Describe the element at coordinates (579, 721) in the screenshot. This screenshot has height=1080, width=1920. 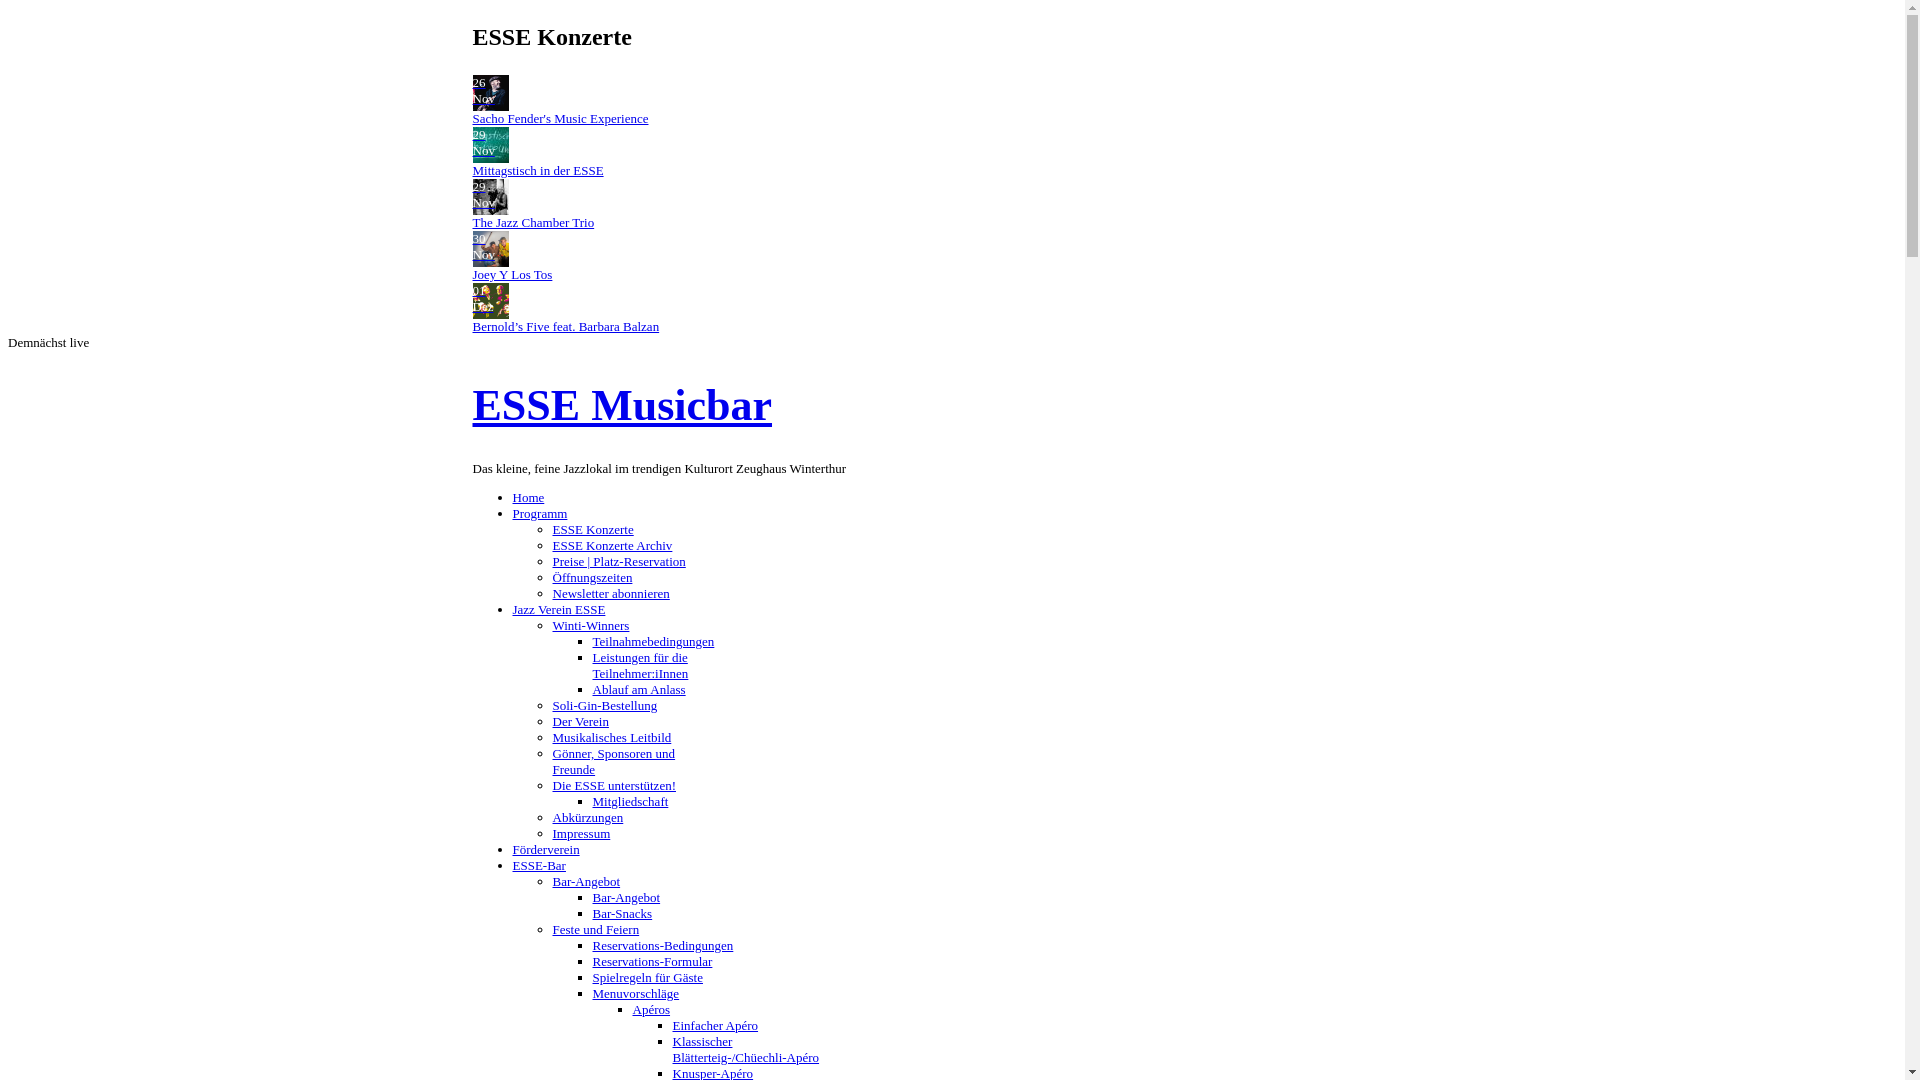
I see `'Der Verein'` at that location.